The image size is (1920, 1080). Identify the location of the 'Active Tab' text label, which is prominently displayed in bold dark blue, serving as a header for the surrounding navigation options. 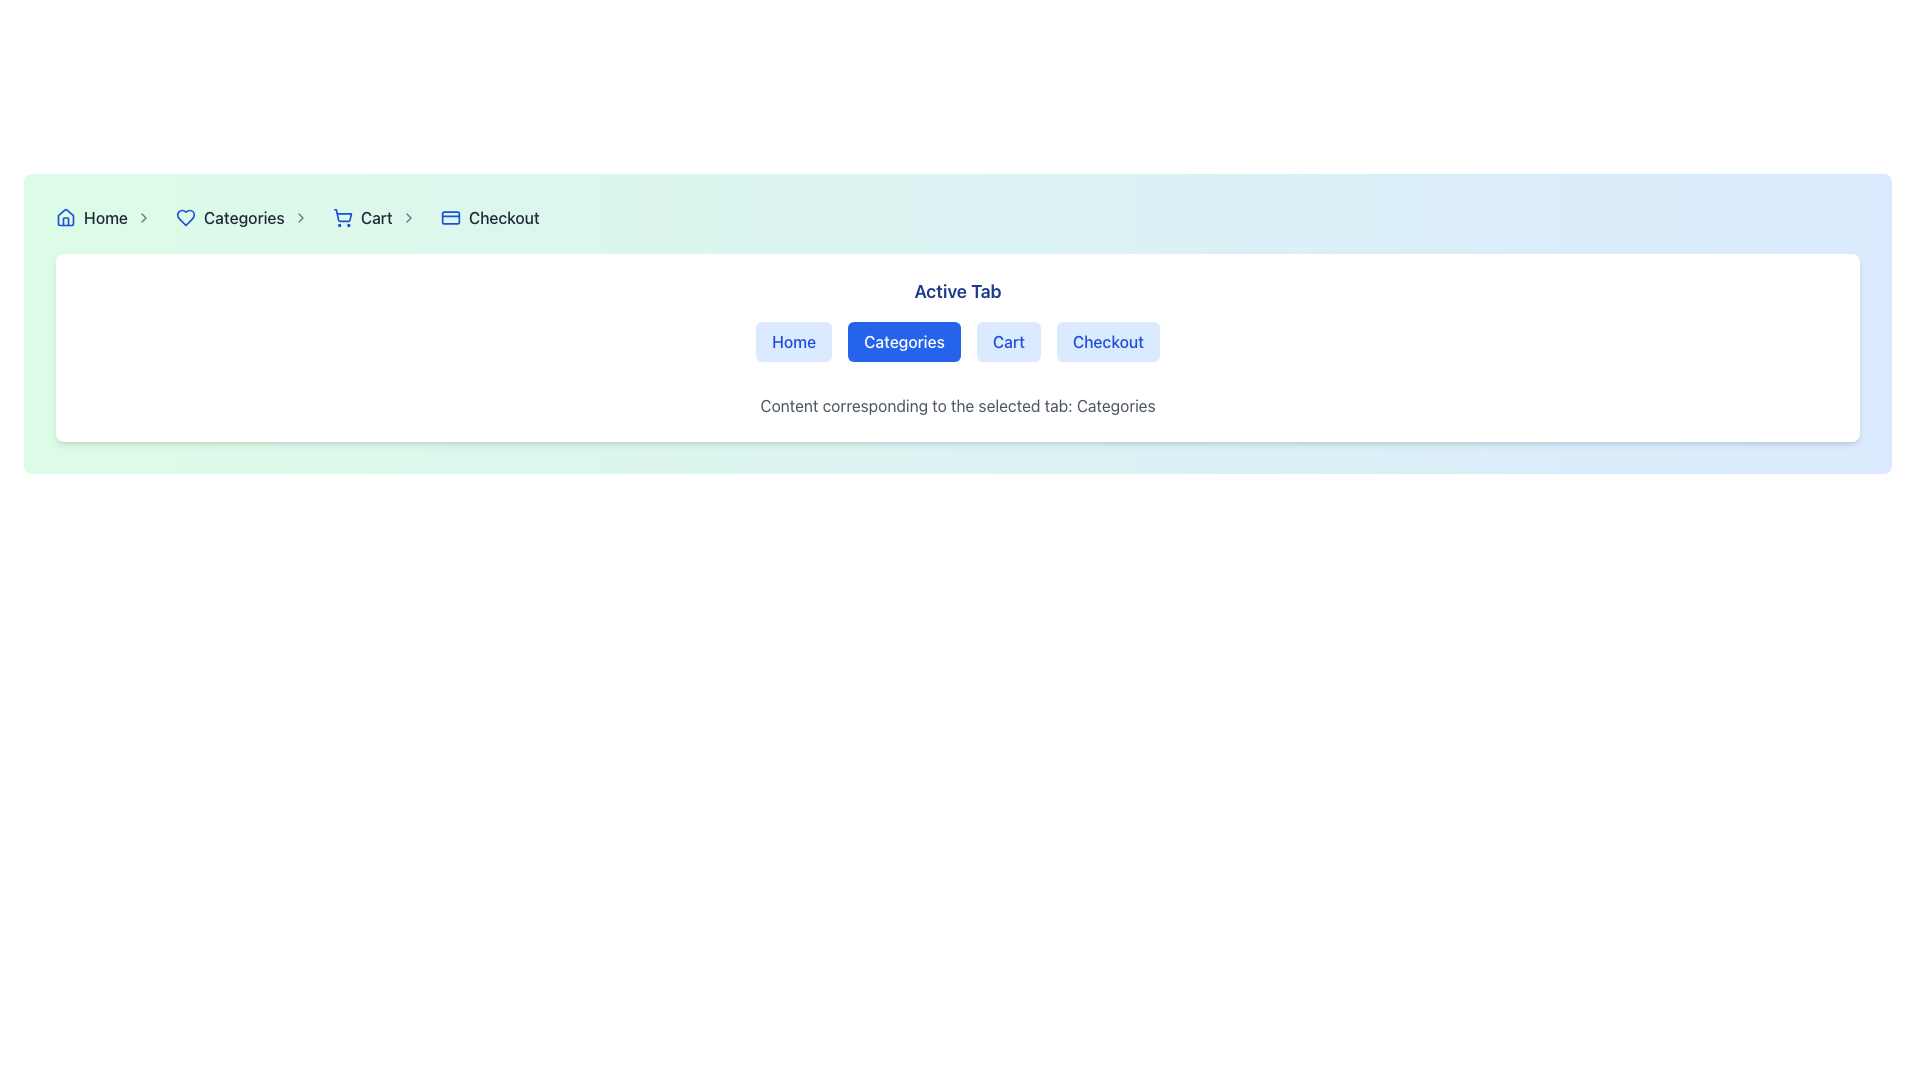
(957, 292).